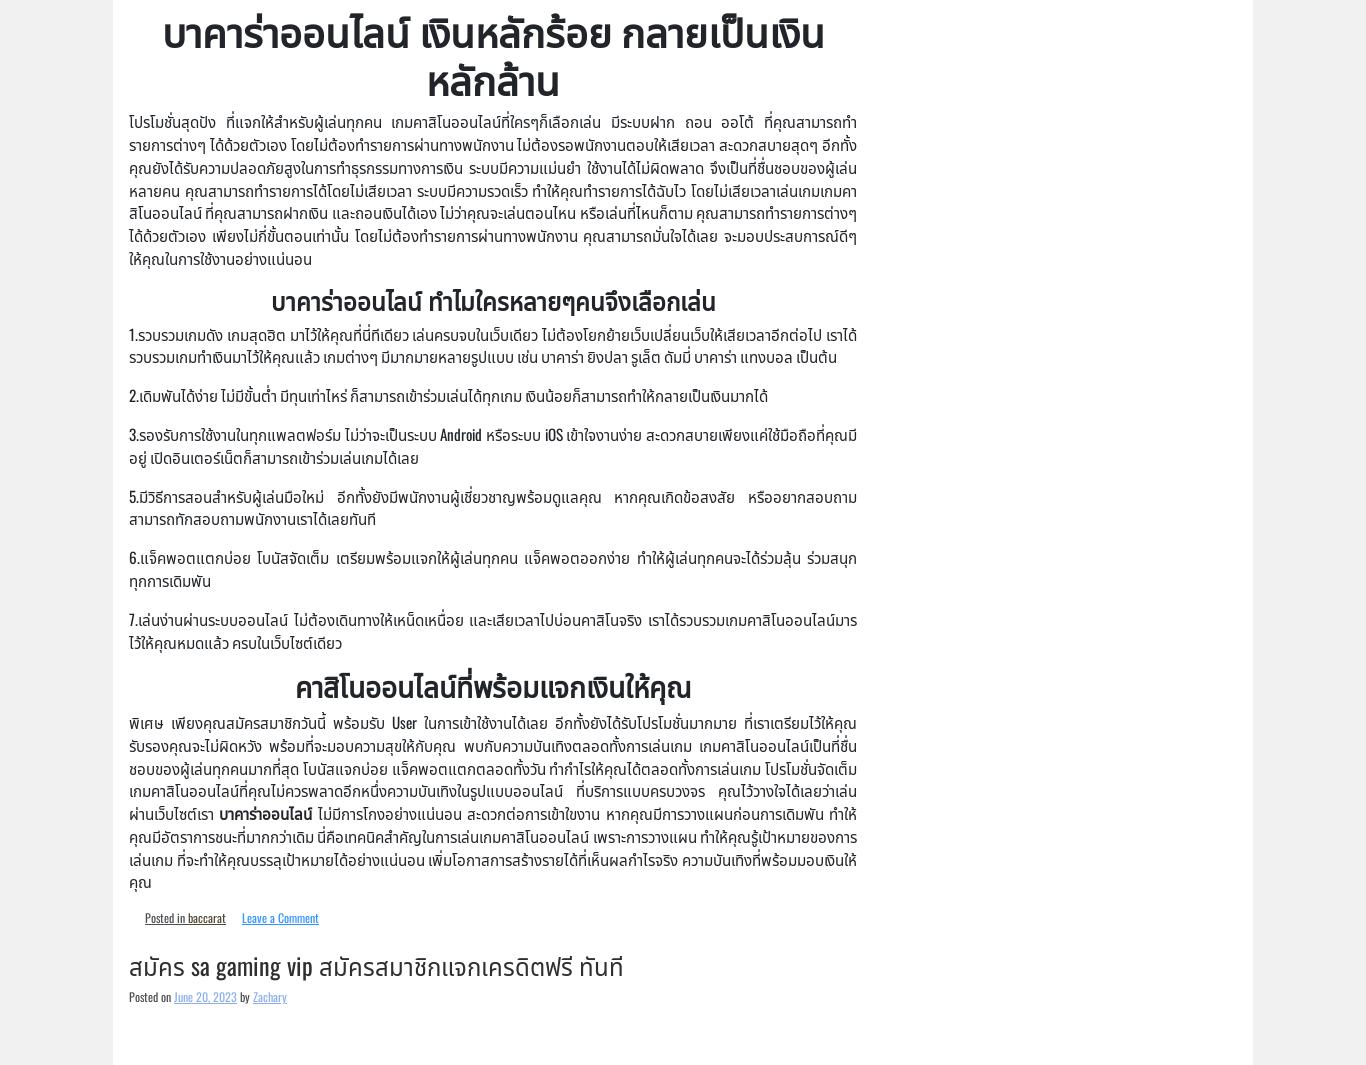  I want to click on 'June 20, 2023', so click(204, 996).